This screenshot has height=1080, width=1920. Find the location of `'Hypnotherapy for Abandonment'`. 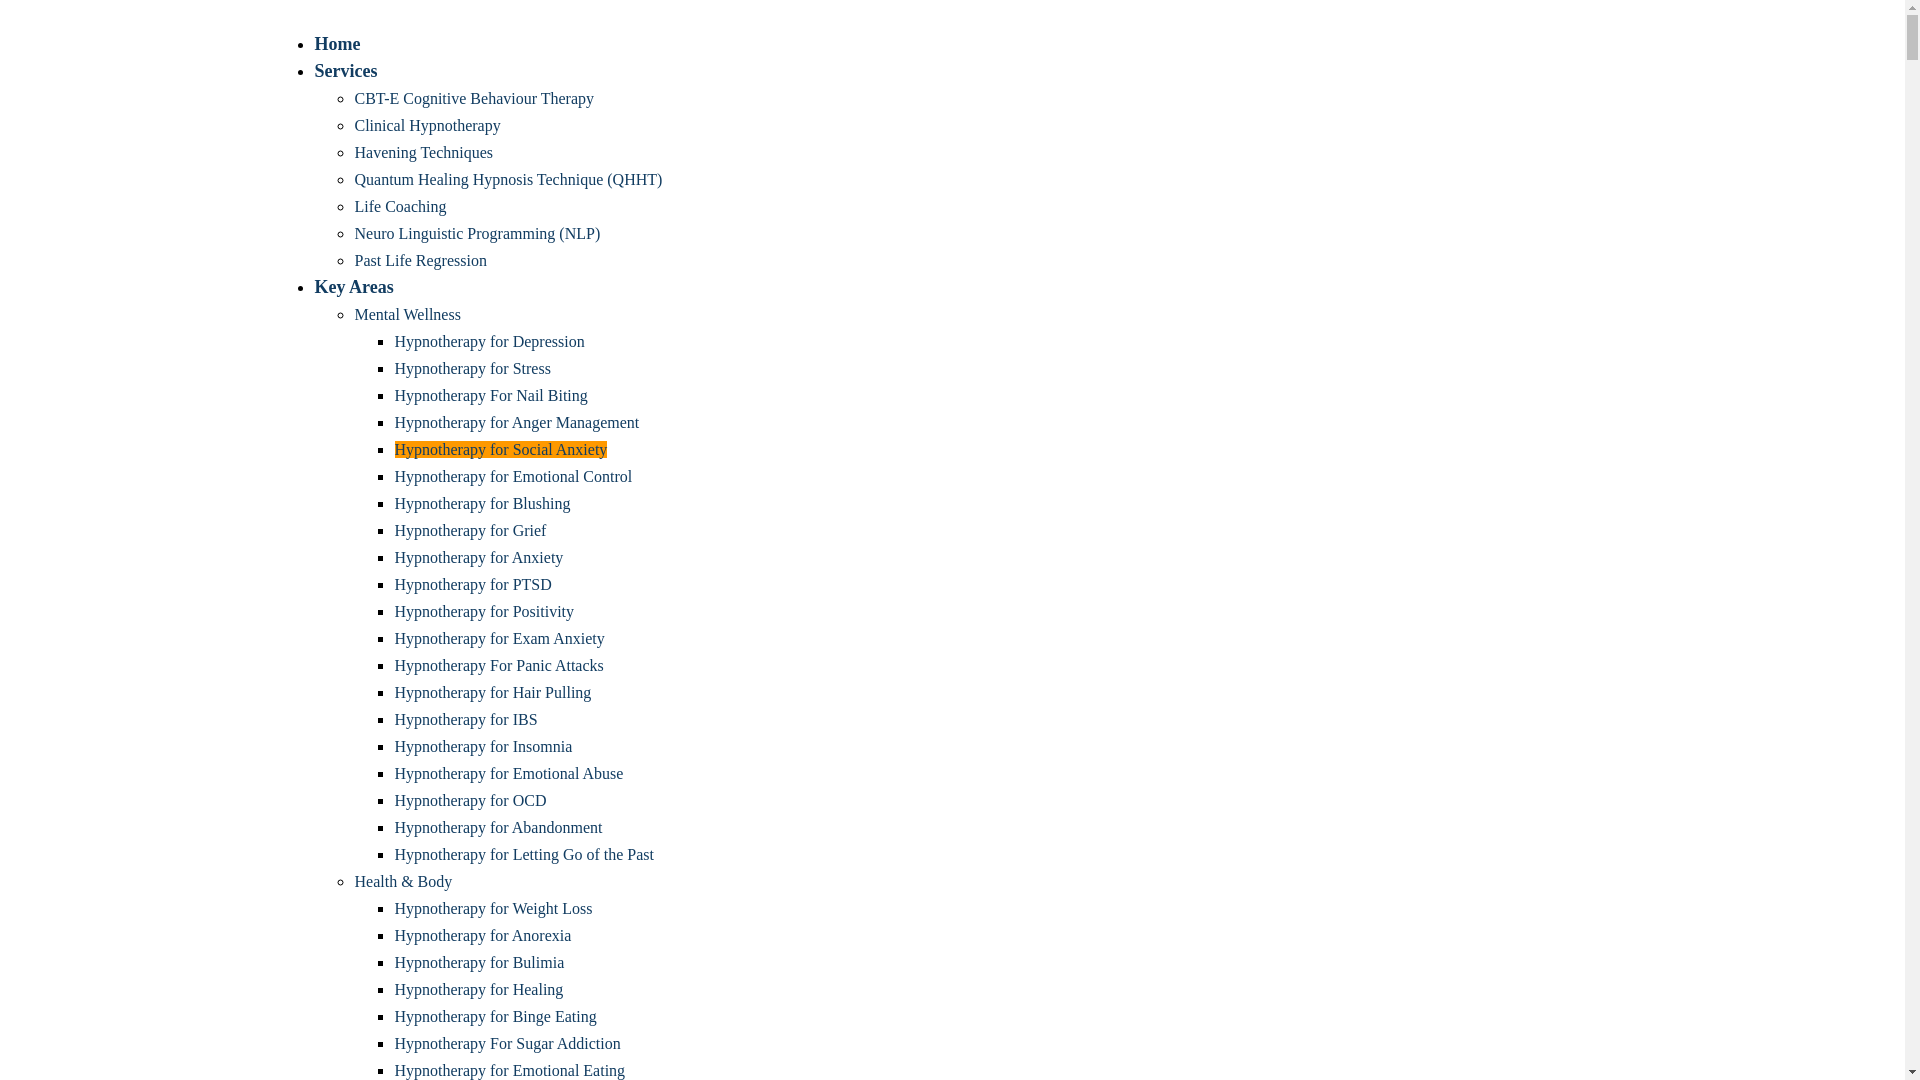

'Hypnotherapy for Abandonment' is located at coordinates (498, 827).